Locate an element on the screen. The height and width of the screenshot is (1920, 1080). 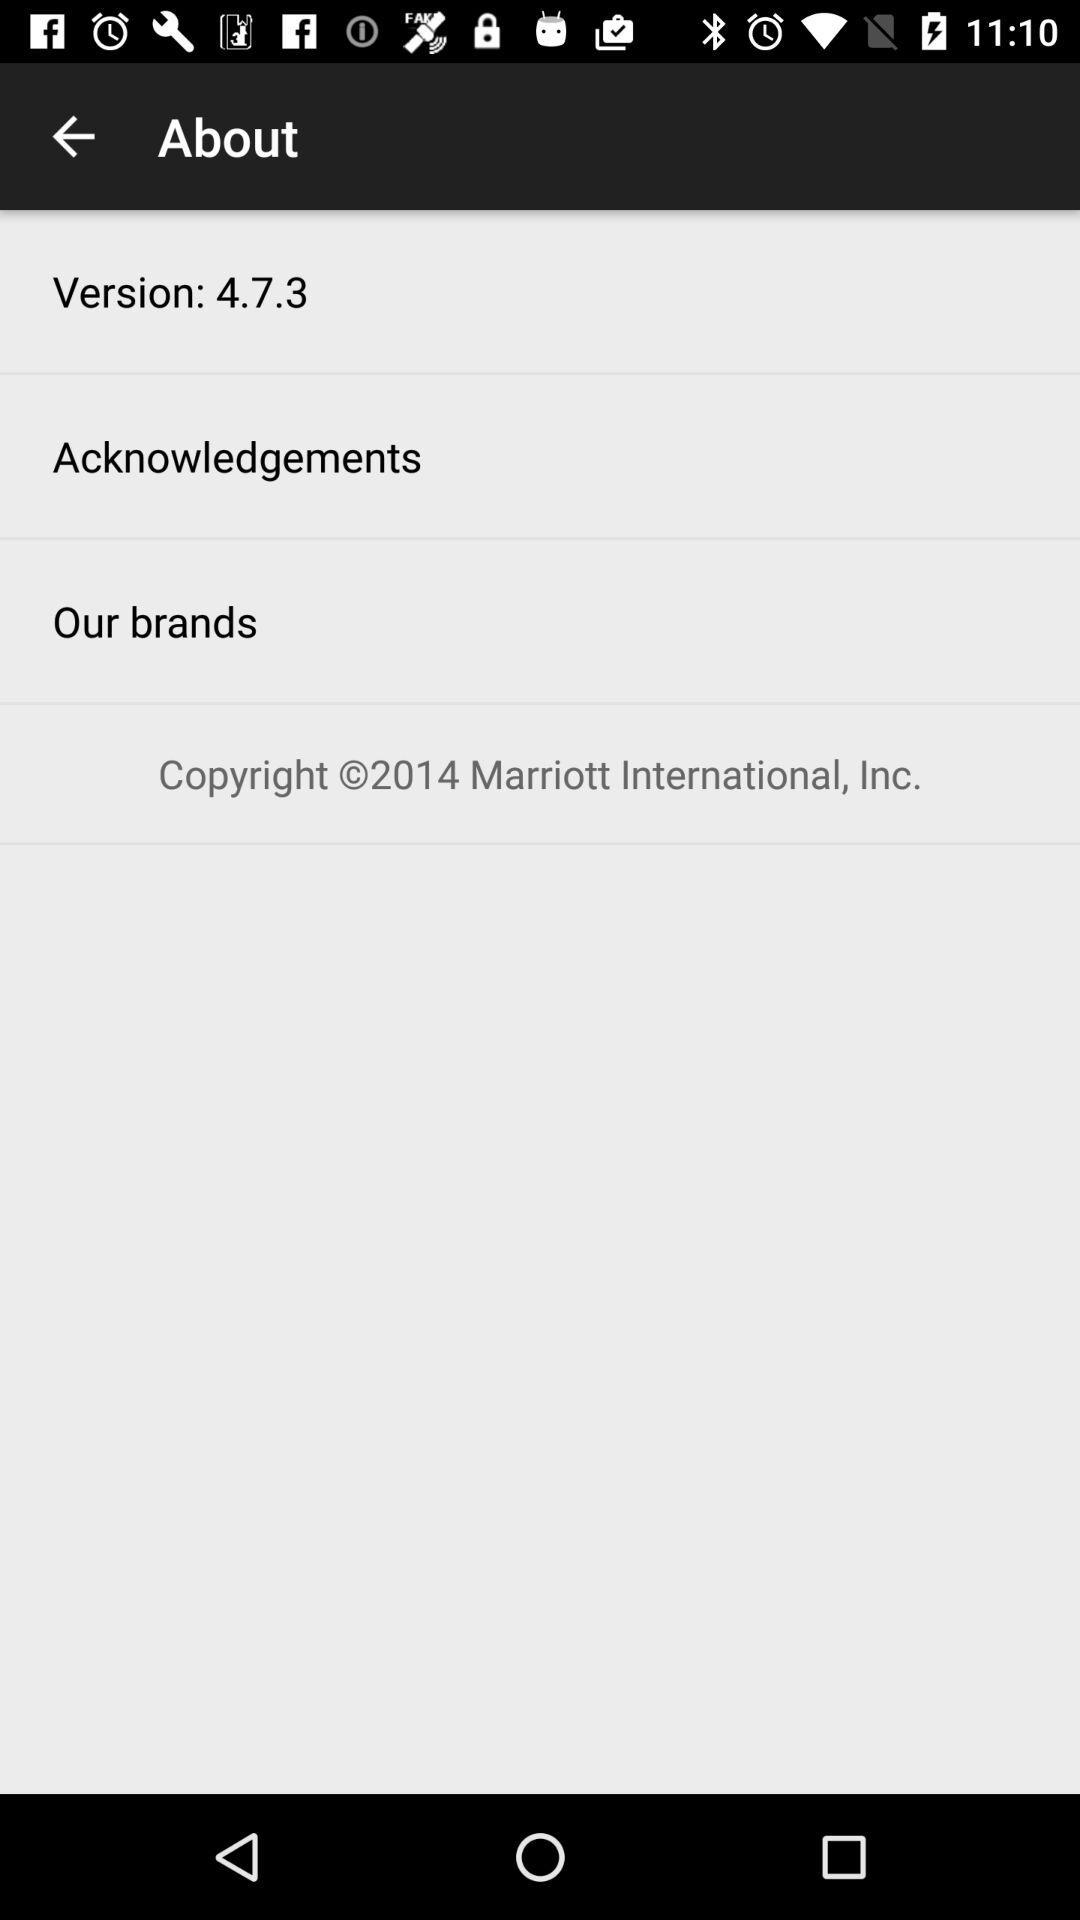
the icon next to about is located at coordinates (72, 135).